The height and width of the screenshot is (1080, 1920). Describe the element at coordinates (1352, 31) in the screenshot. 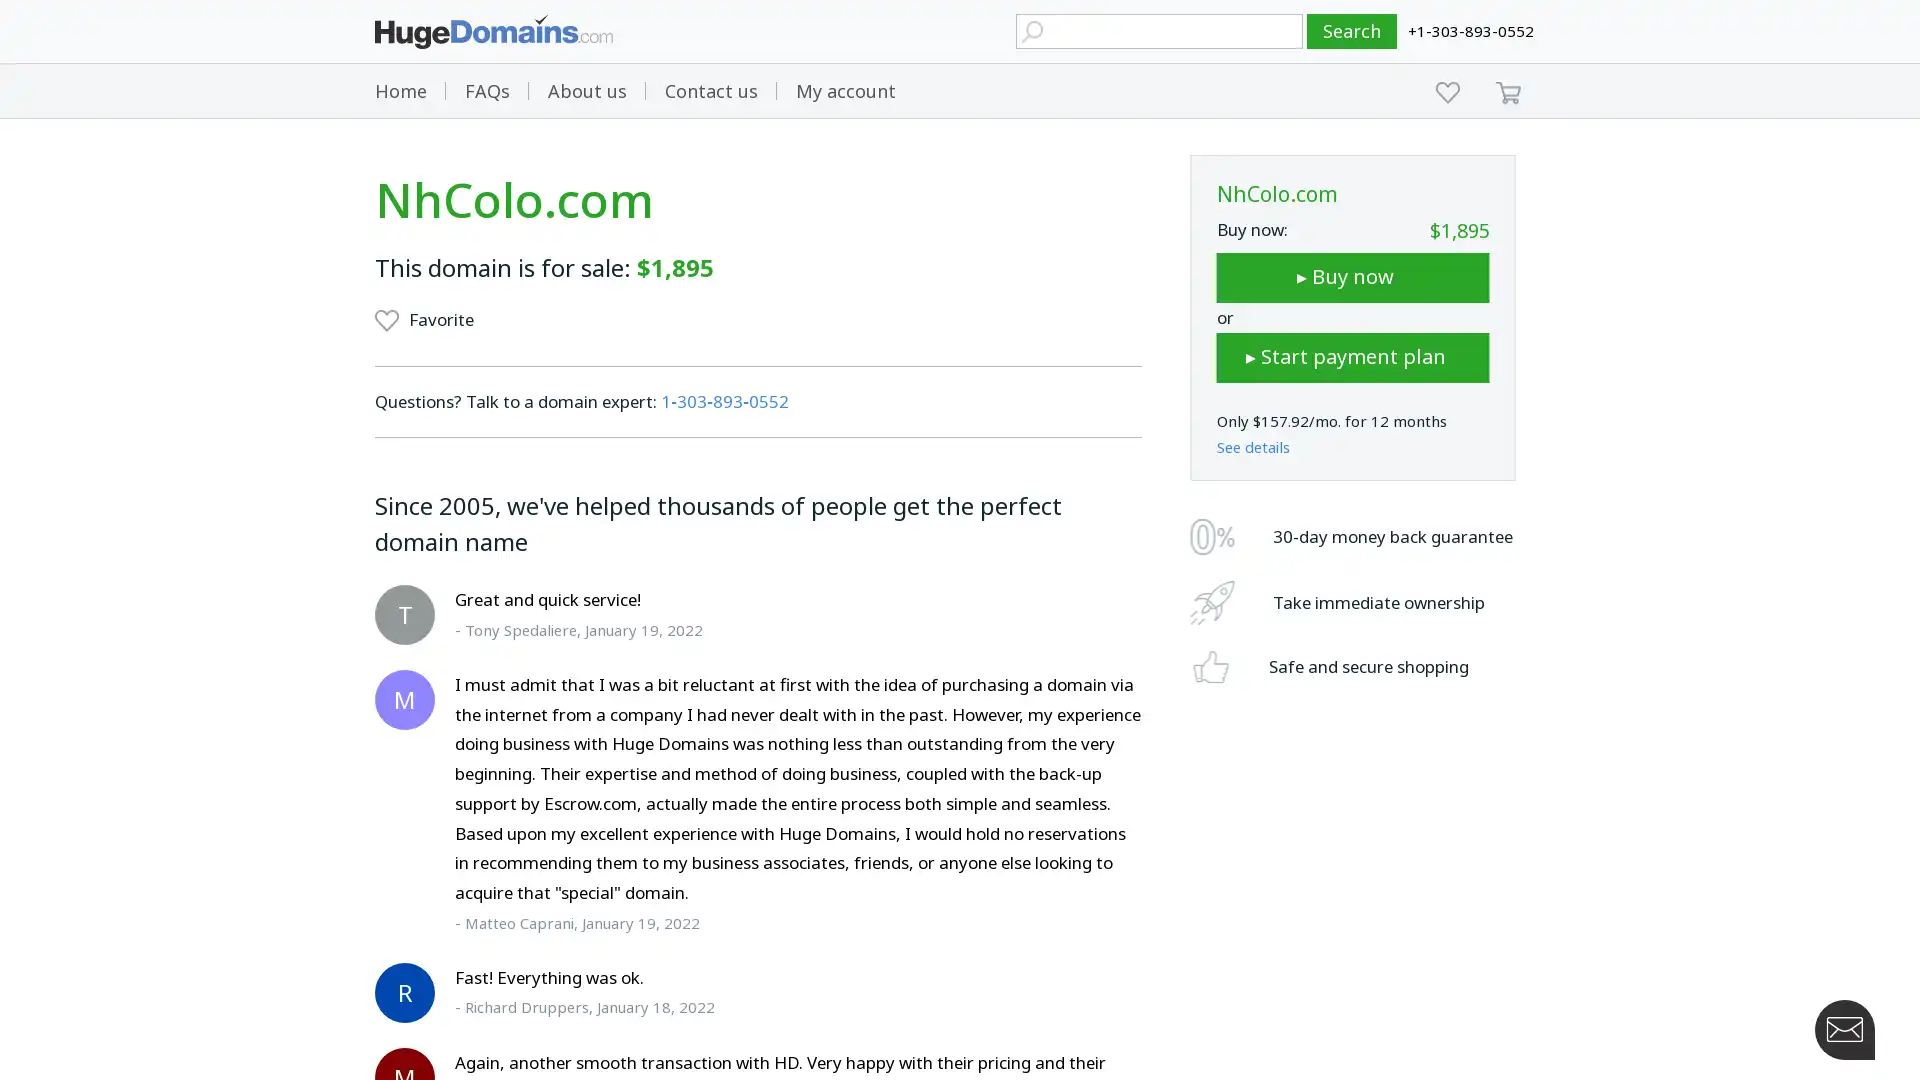

I see `Search` at that location.